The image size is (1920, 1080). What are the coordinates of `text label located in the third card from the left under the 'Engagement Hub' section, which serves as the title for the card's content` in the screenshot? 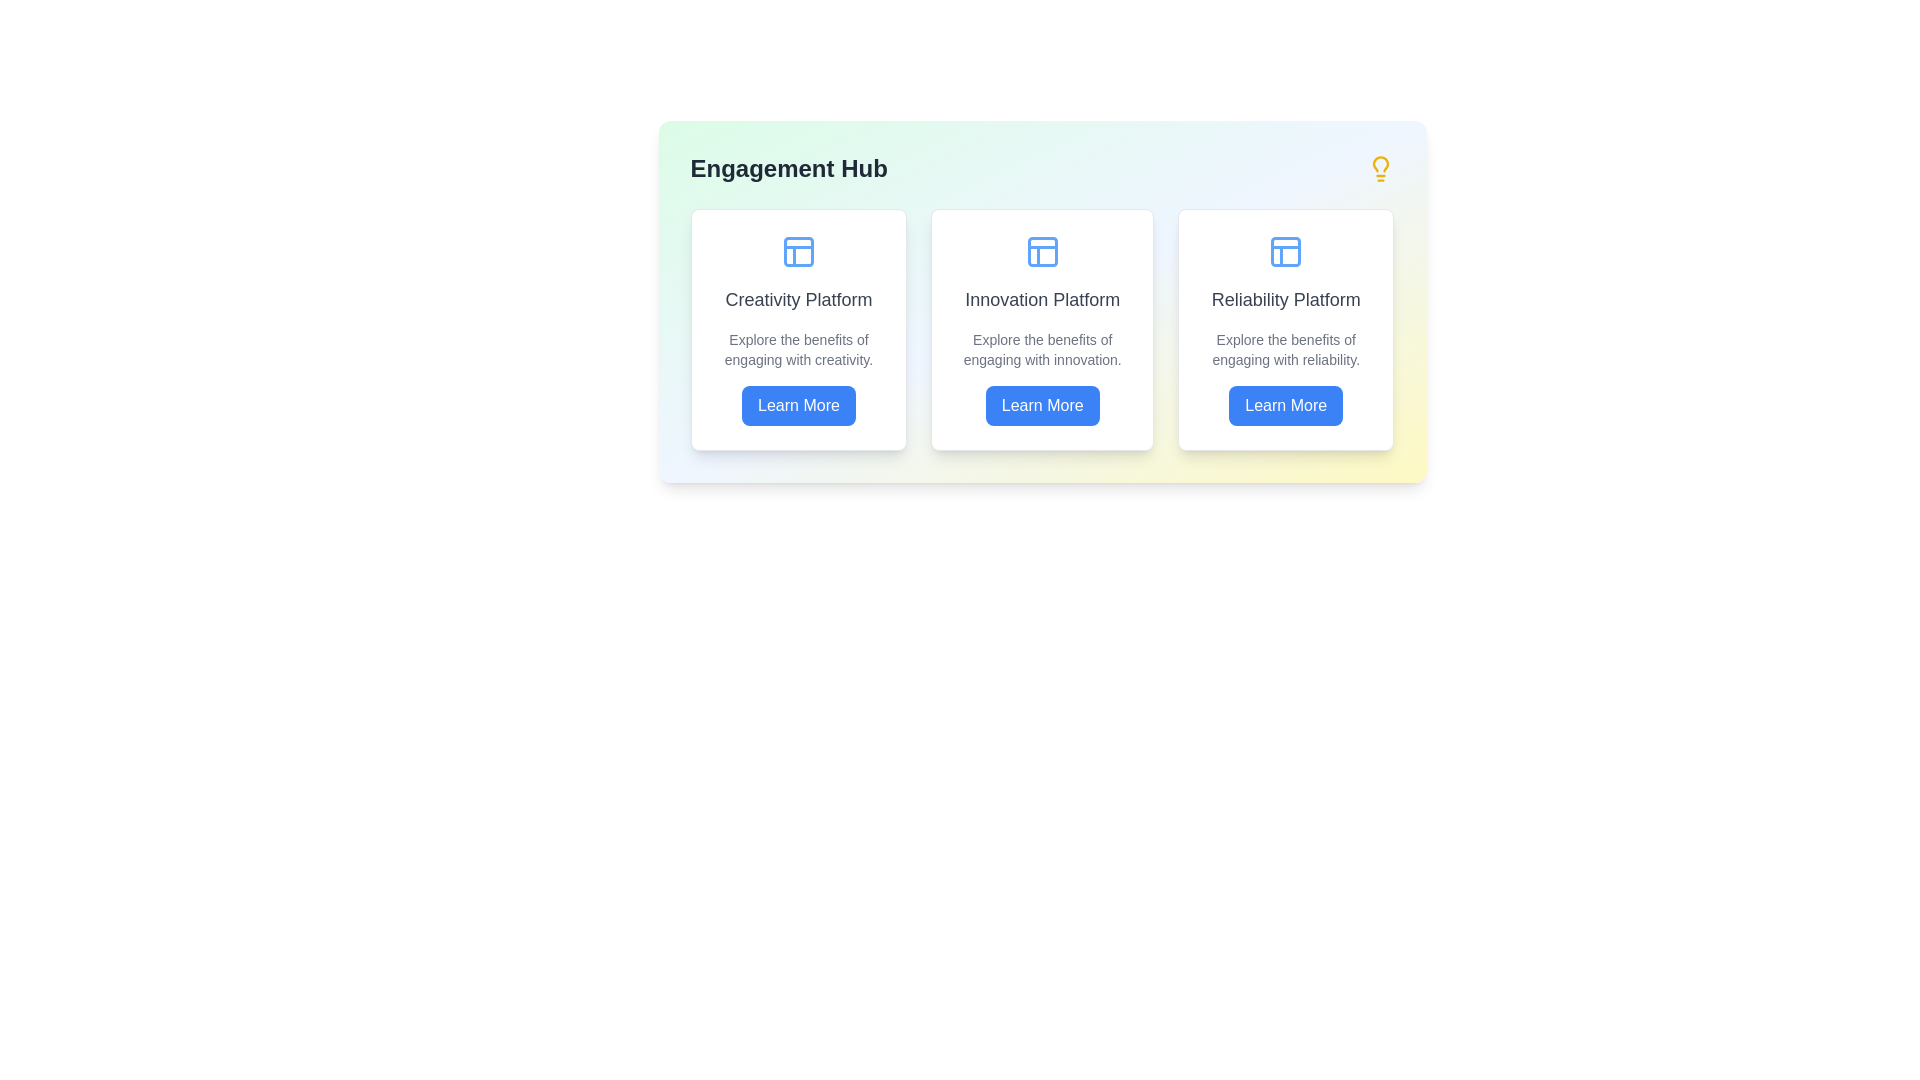 It's located at (1286, 300).